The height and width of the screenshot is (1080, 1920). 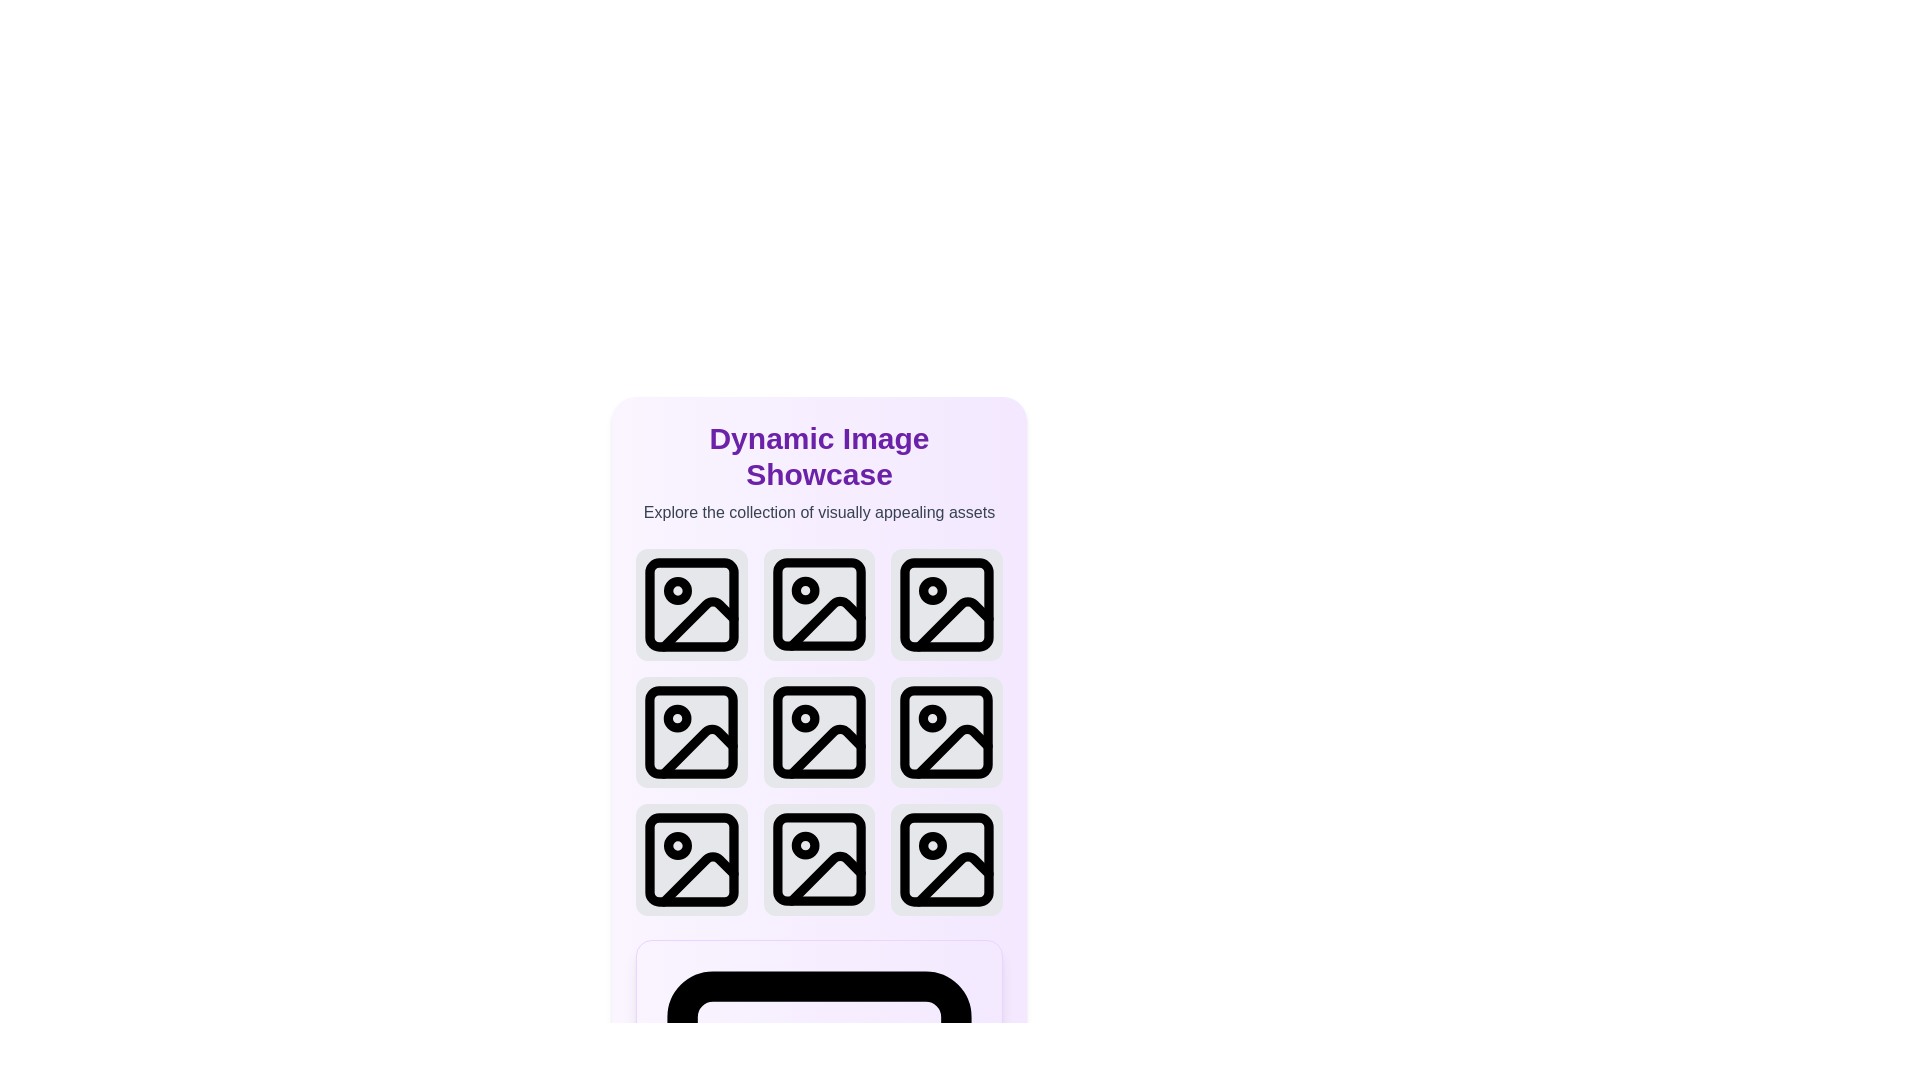 What do you see at coordinates (819, 732) in the screenshot?
I see `the center image placeholder button in the second row of the 3x3 grid layout` at bounding box center [819, 732].